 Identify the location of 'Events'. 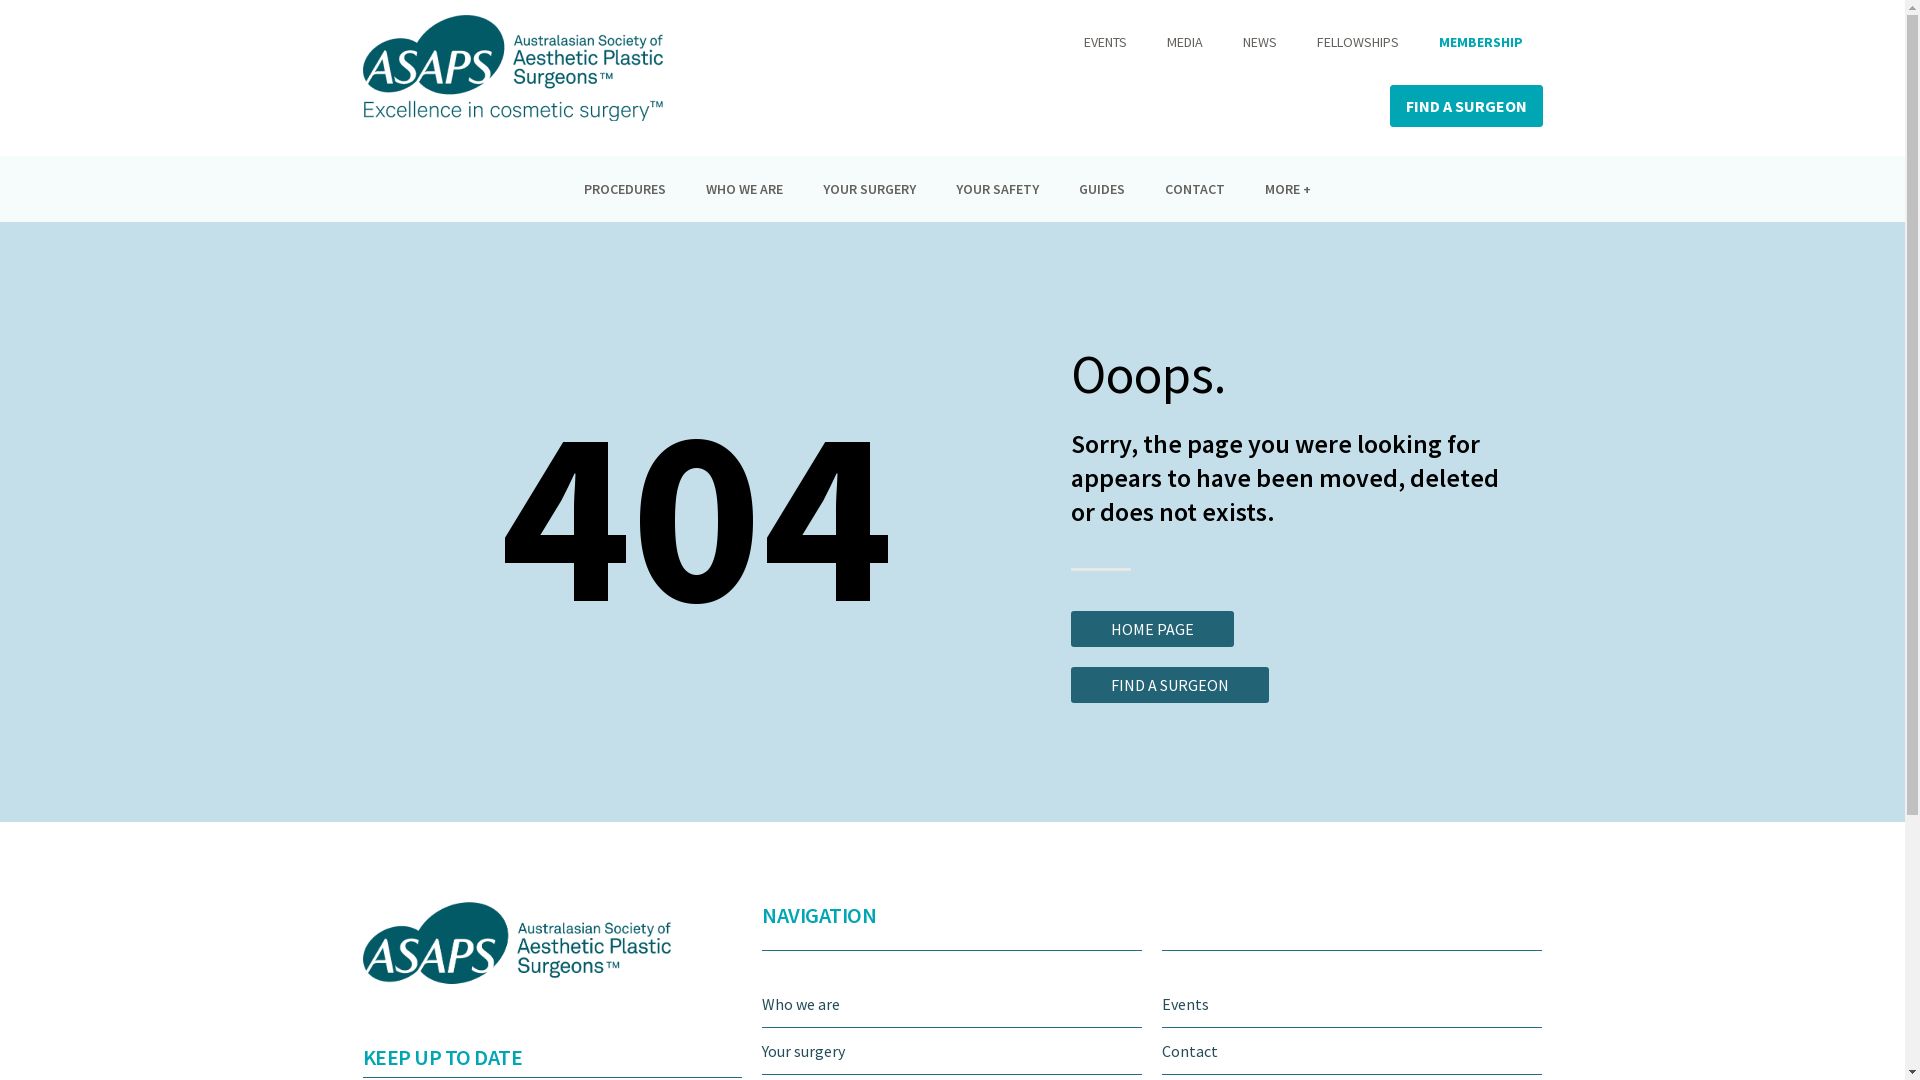
(1352, 1003).